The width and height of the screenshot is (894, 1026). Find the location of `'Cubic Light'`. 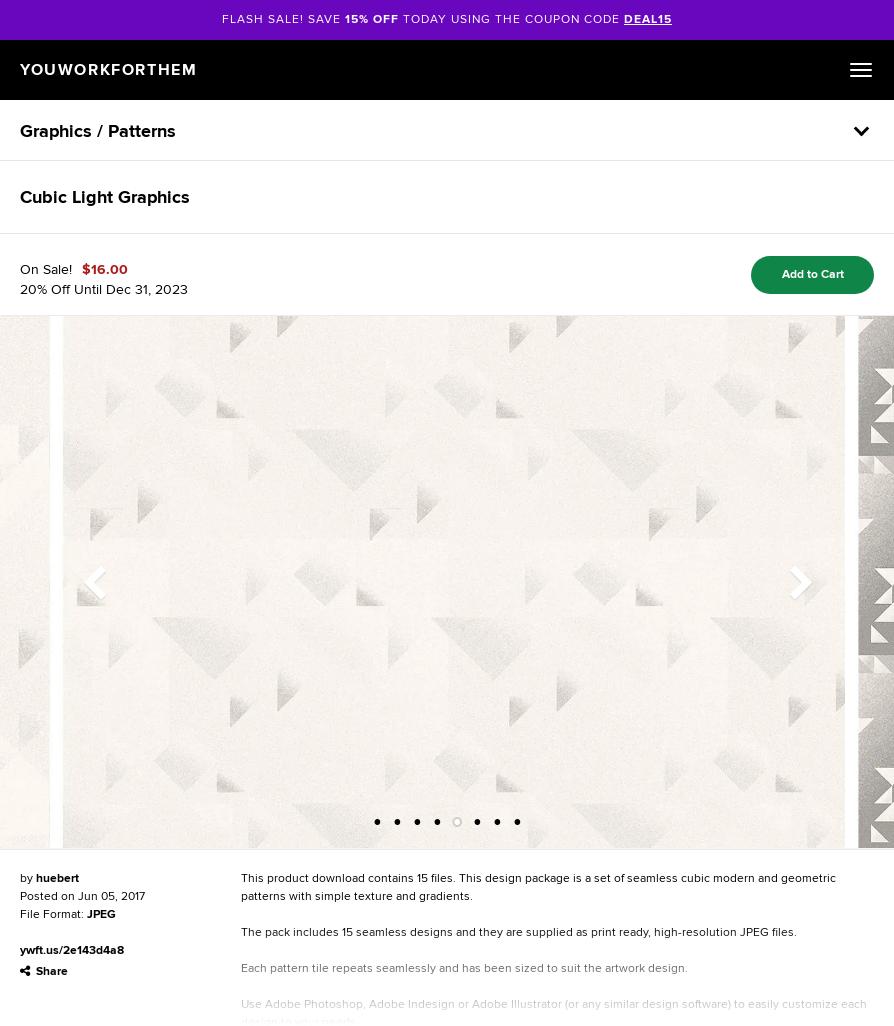

'Cubic Light' is located at coordinates (69, 195).